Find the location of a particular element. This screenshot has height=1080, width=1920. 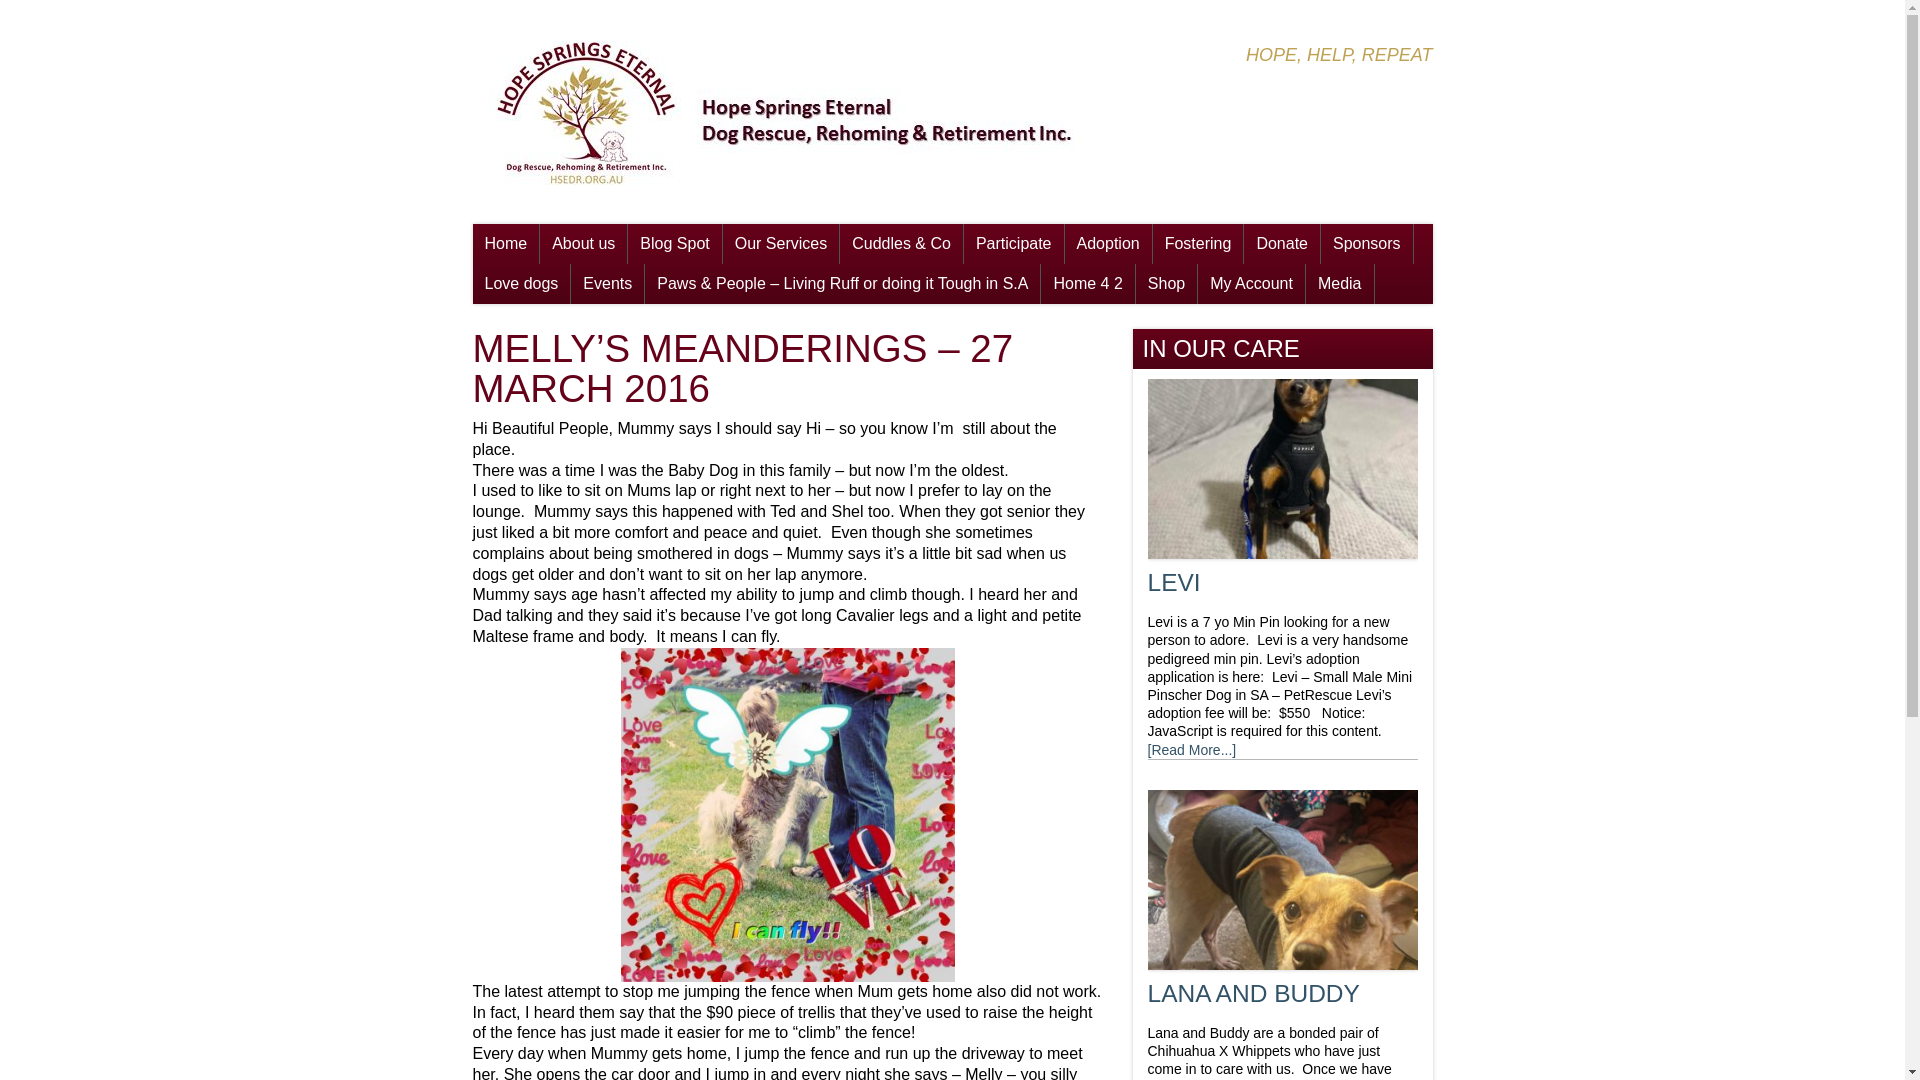

'Events' is located at coordinates (606, 284).